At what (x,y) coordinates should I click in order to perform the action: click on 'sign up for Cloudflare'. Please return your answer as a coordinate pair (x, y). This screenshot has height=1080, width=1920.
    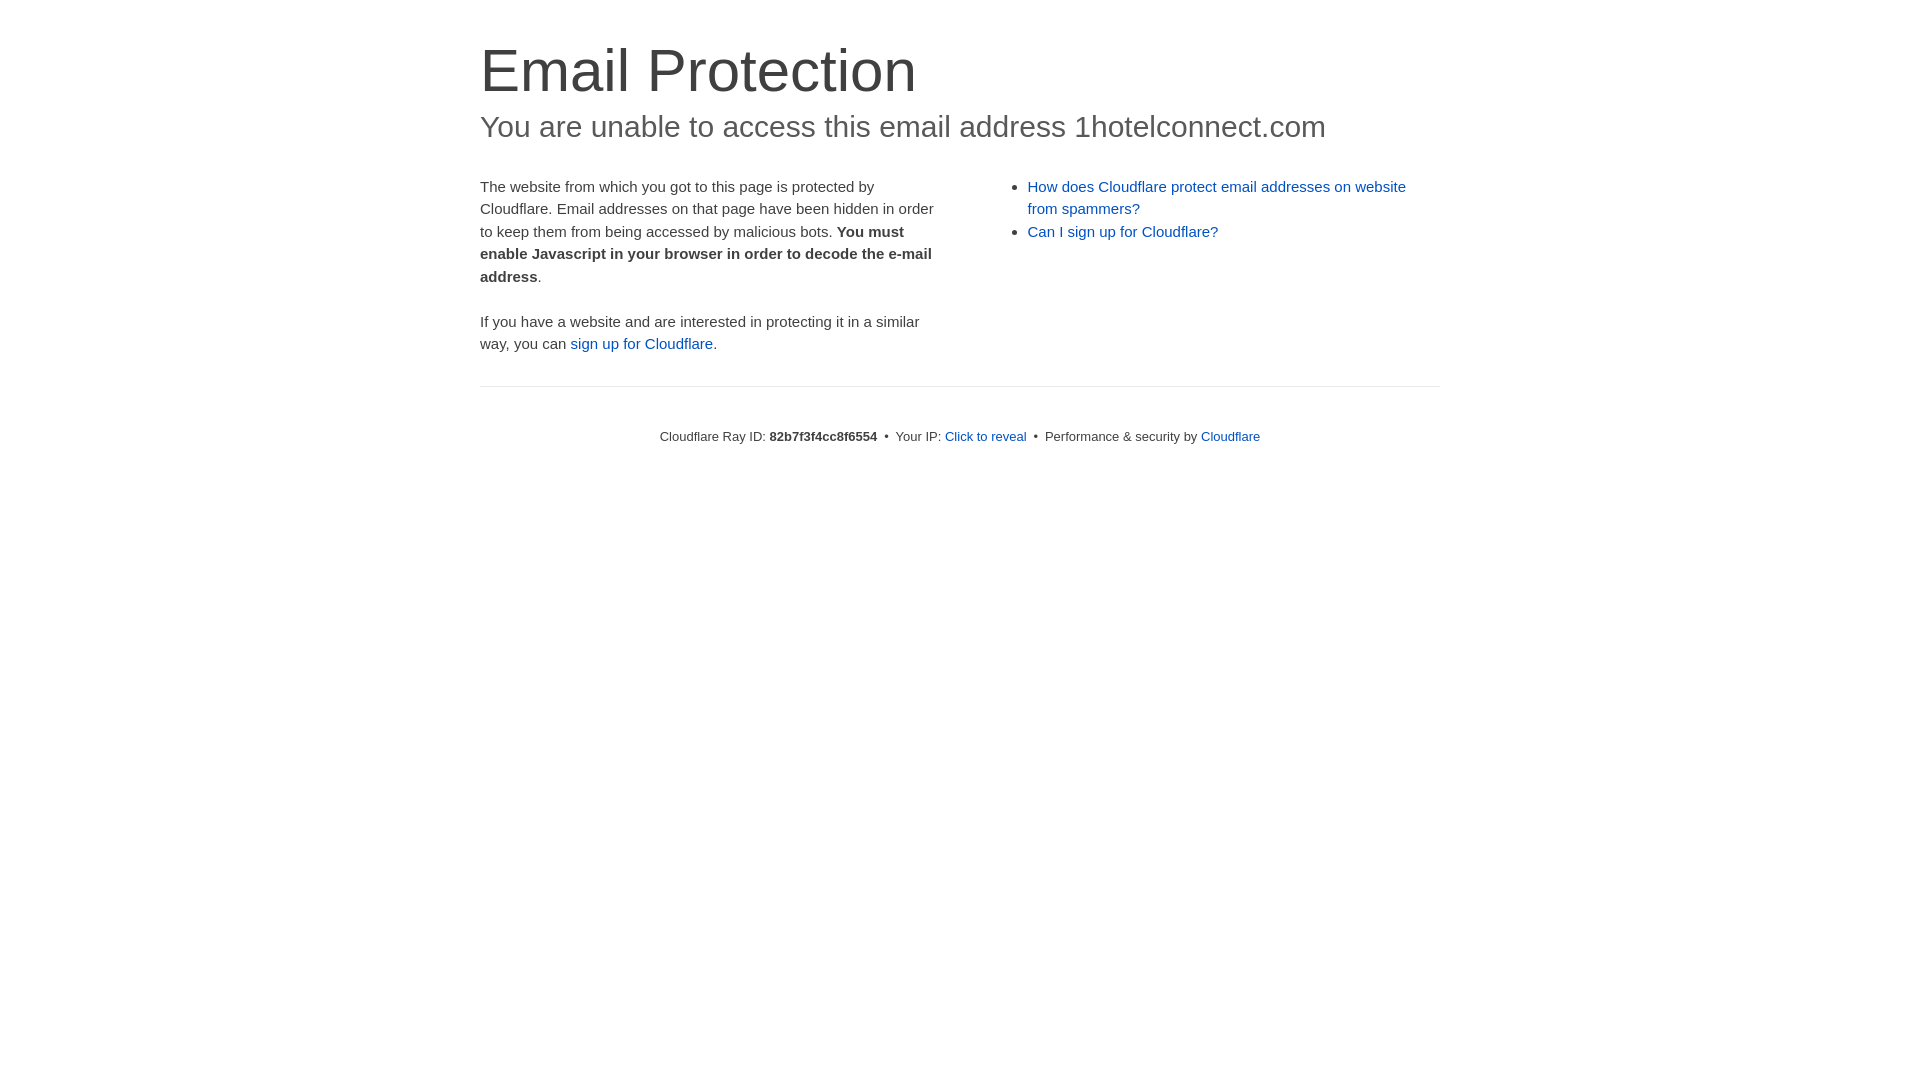
    Looking at the image, I should click on (570, 342).